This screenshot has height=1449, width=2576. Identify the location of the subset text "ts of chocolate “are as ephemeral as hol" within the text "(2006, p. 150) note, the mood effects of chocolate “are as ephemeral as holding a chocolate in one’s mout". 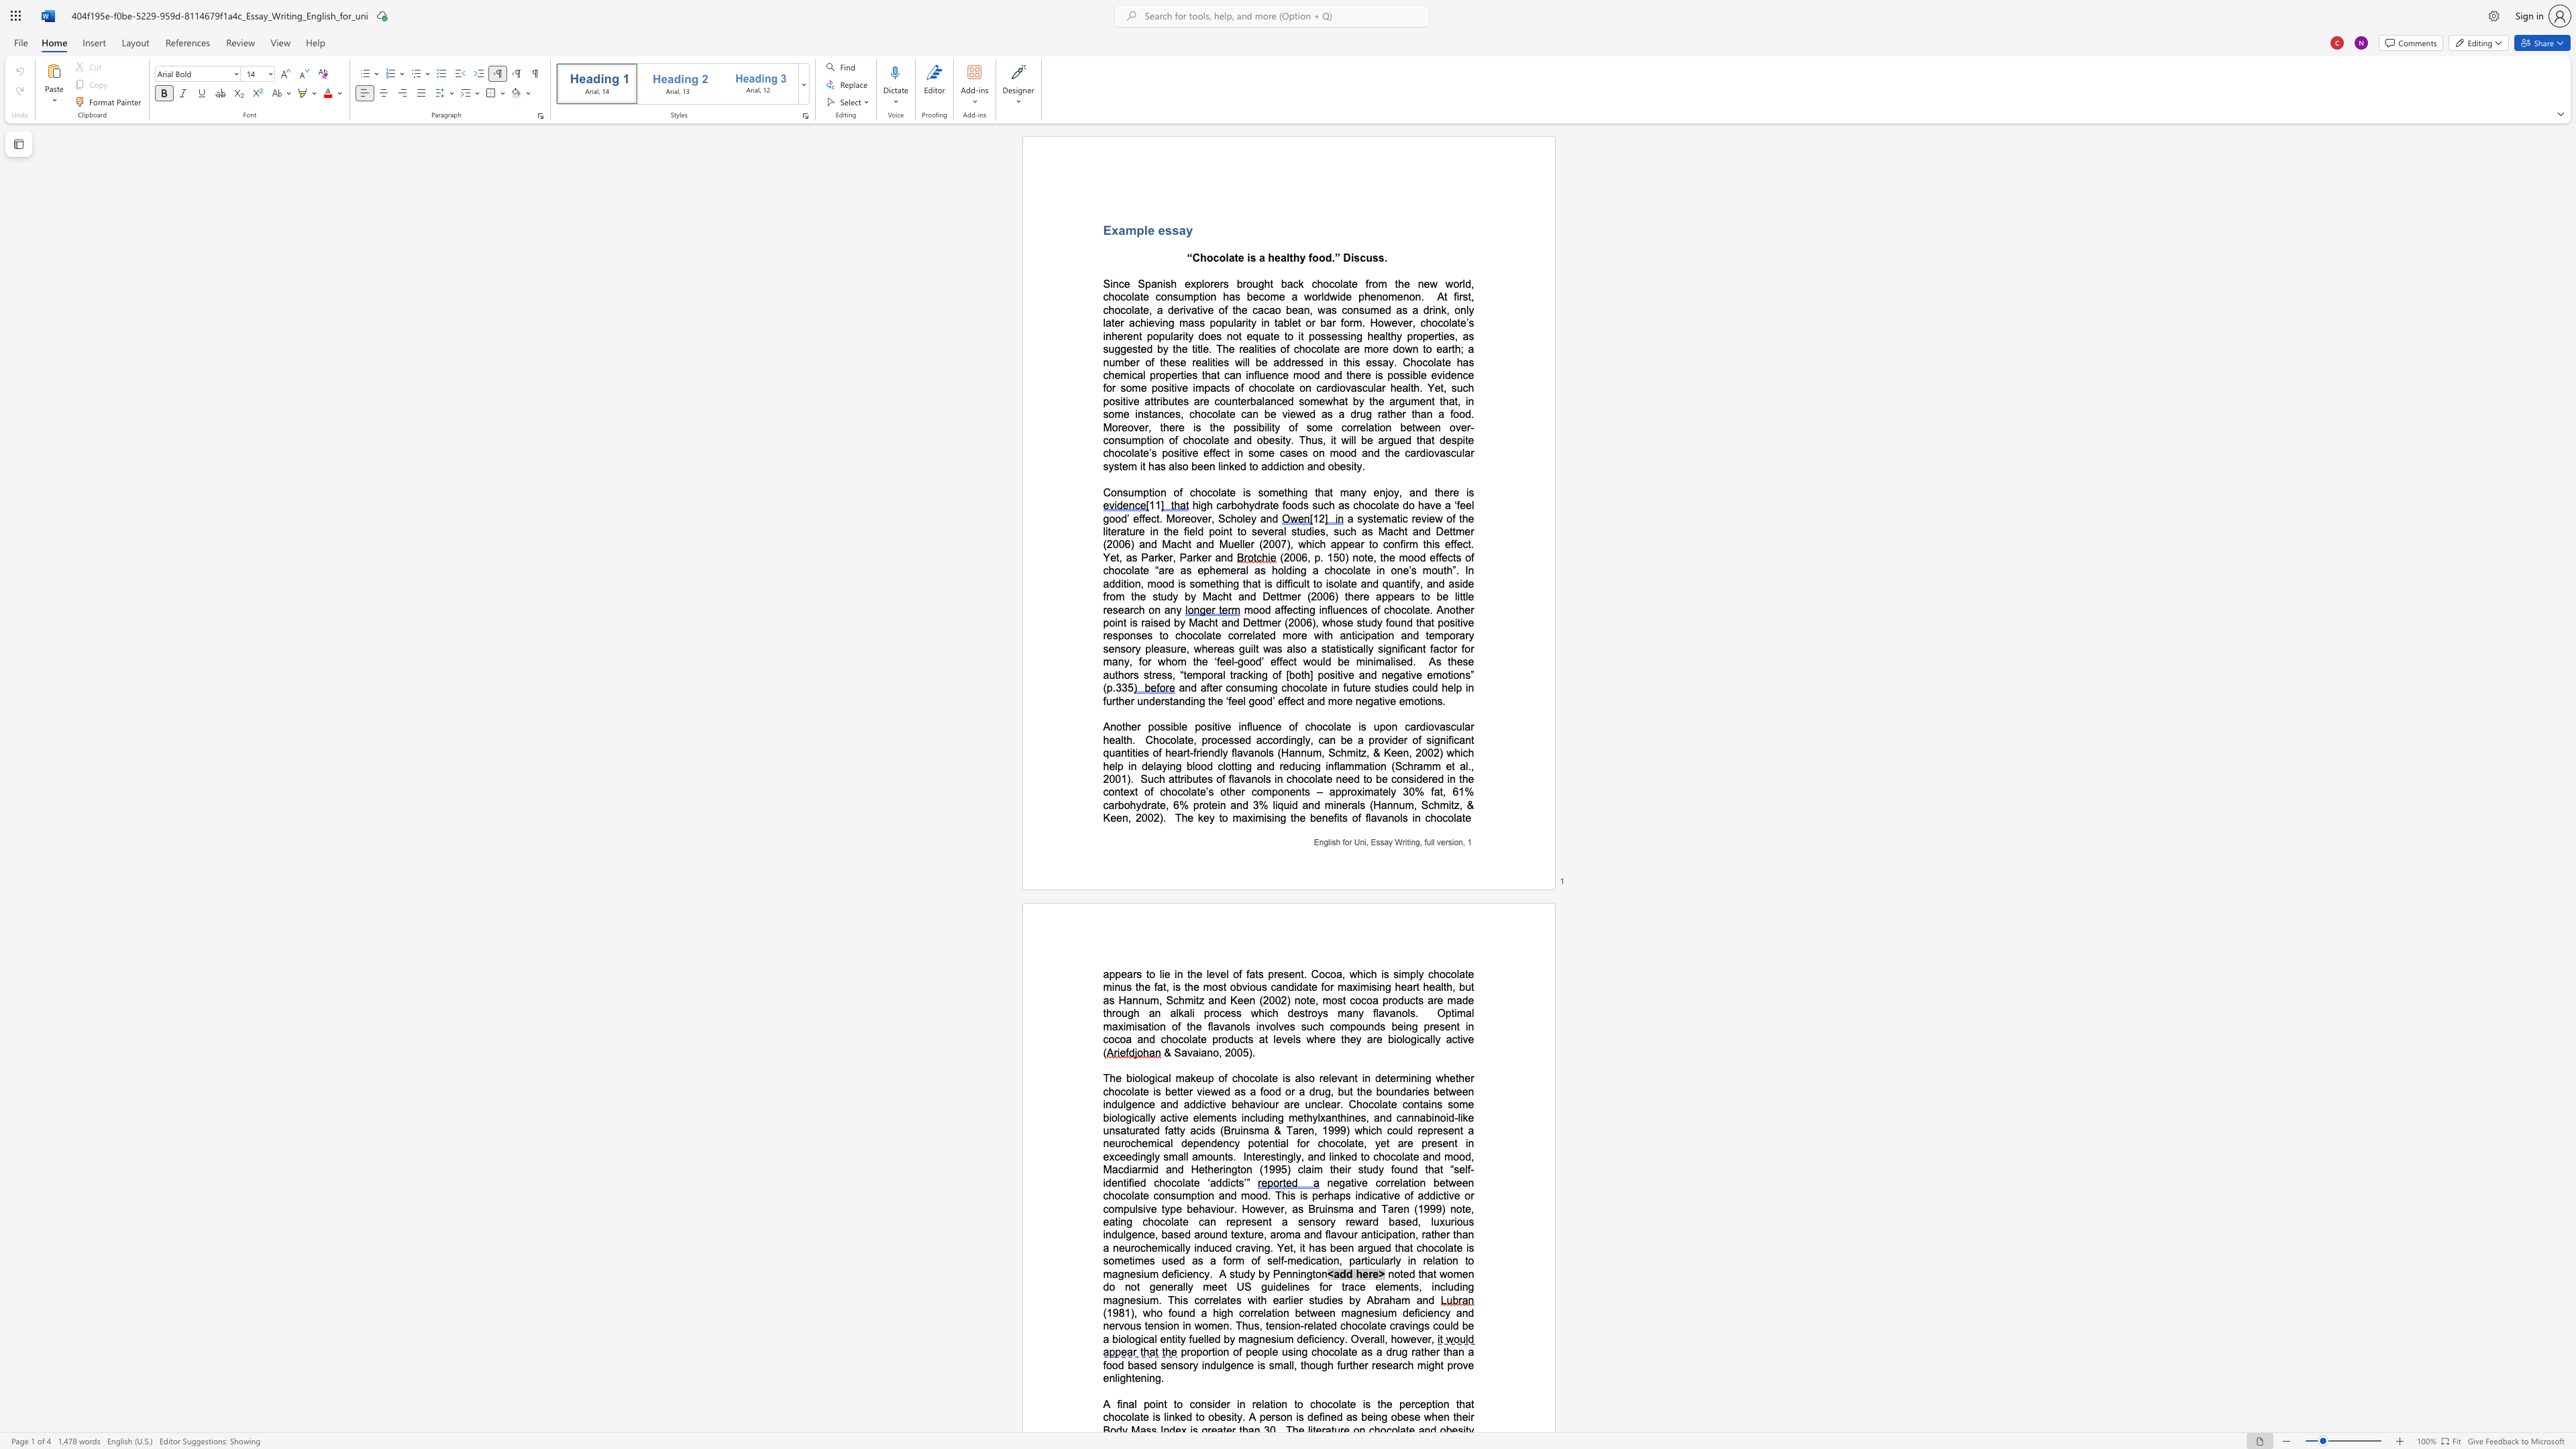
(1452, 557).